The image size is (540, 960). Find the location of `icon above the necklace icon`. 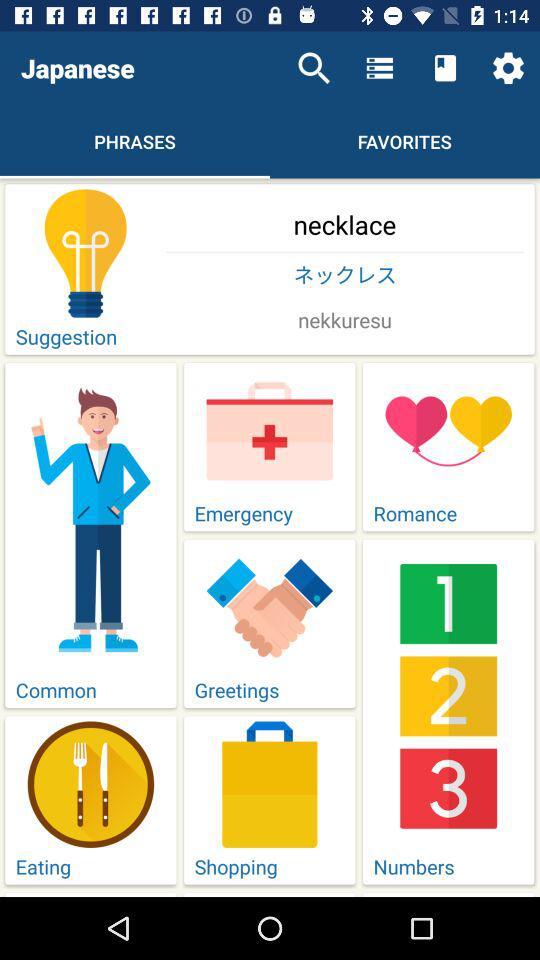

icon above the necklace icon is located at coordinates (314, 68).